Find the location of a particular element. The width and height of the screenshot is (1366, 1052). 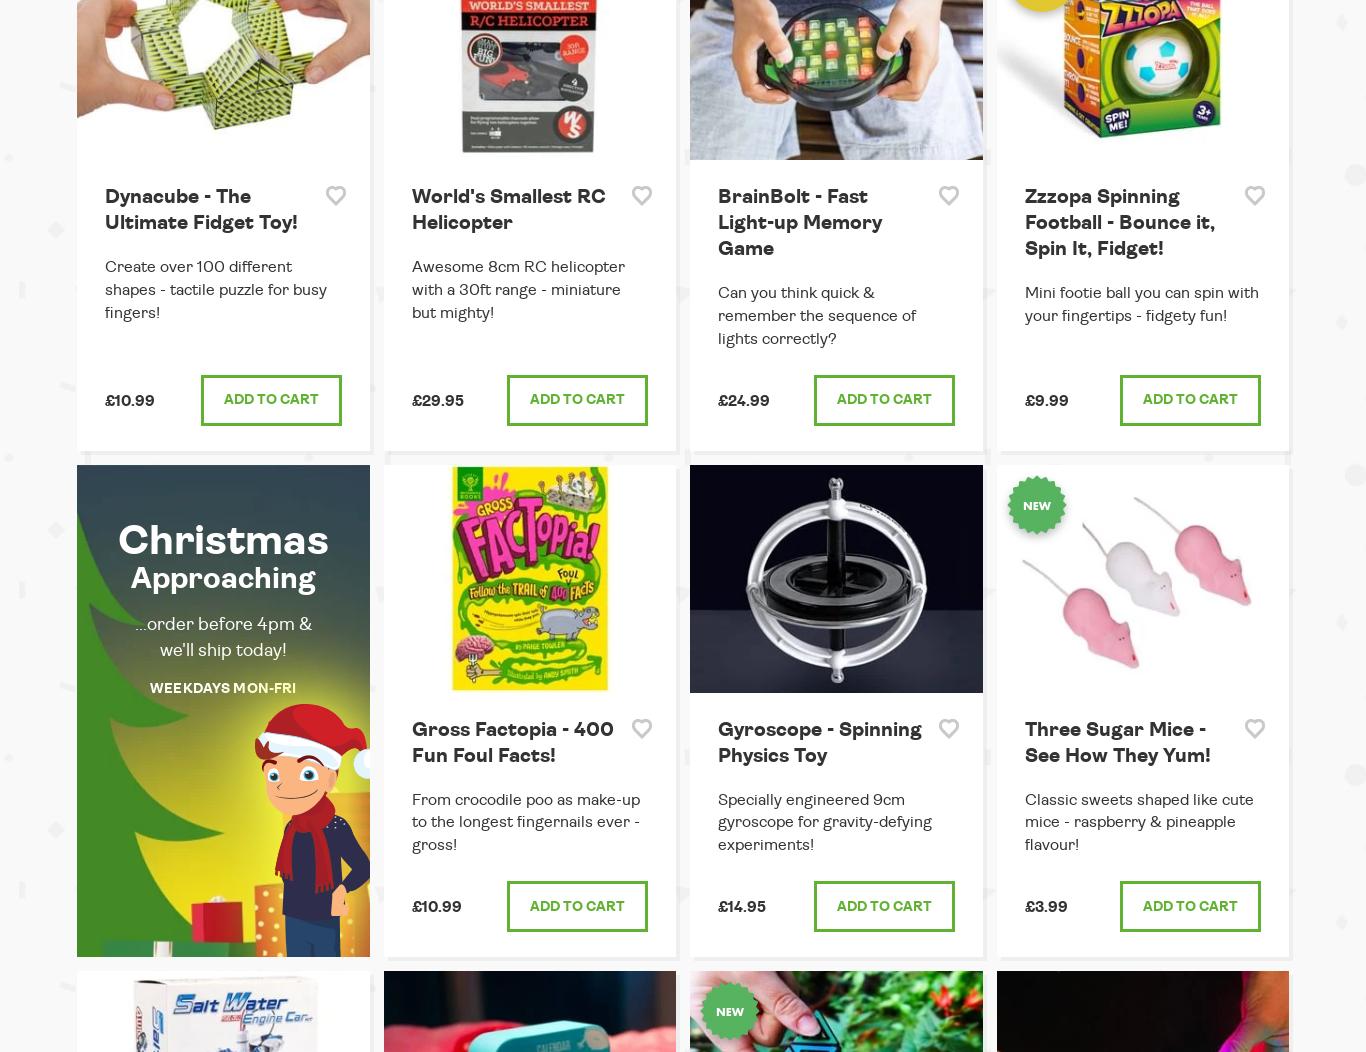

'£14.95' is located at coordinates (742, 907).